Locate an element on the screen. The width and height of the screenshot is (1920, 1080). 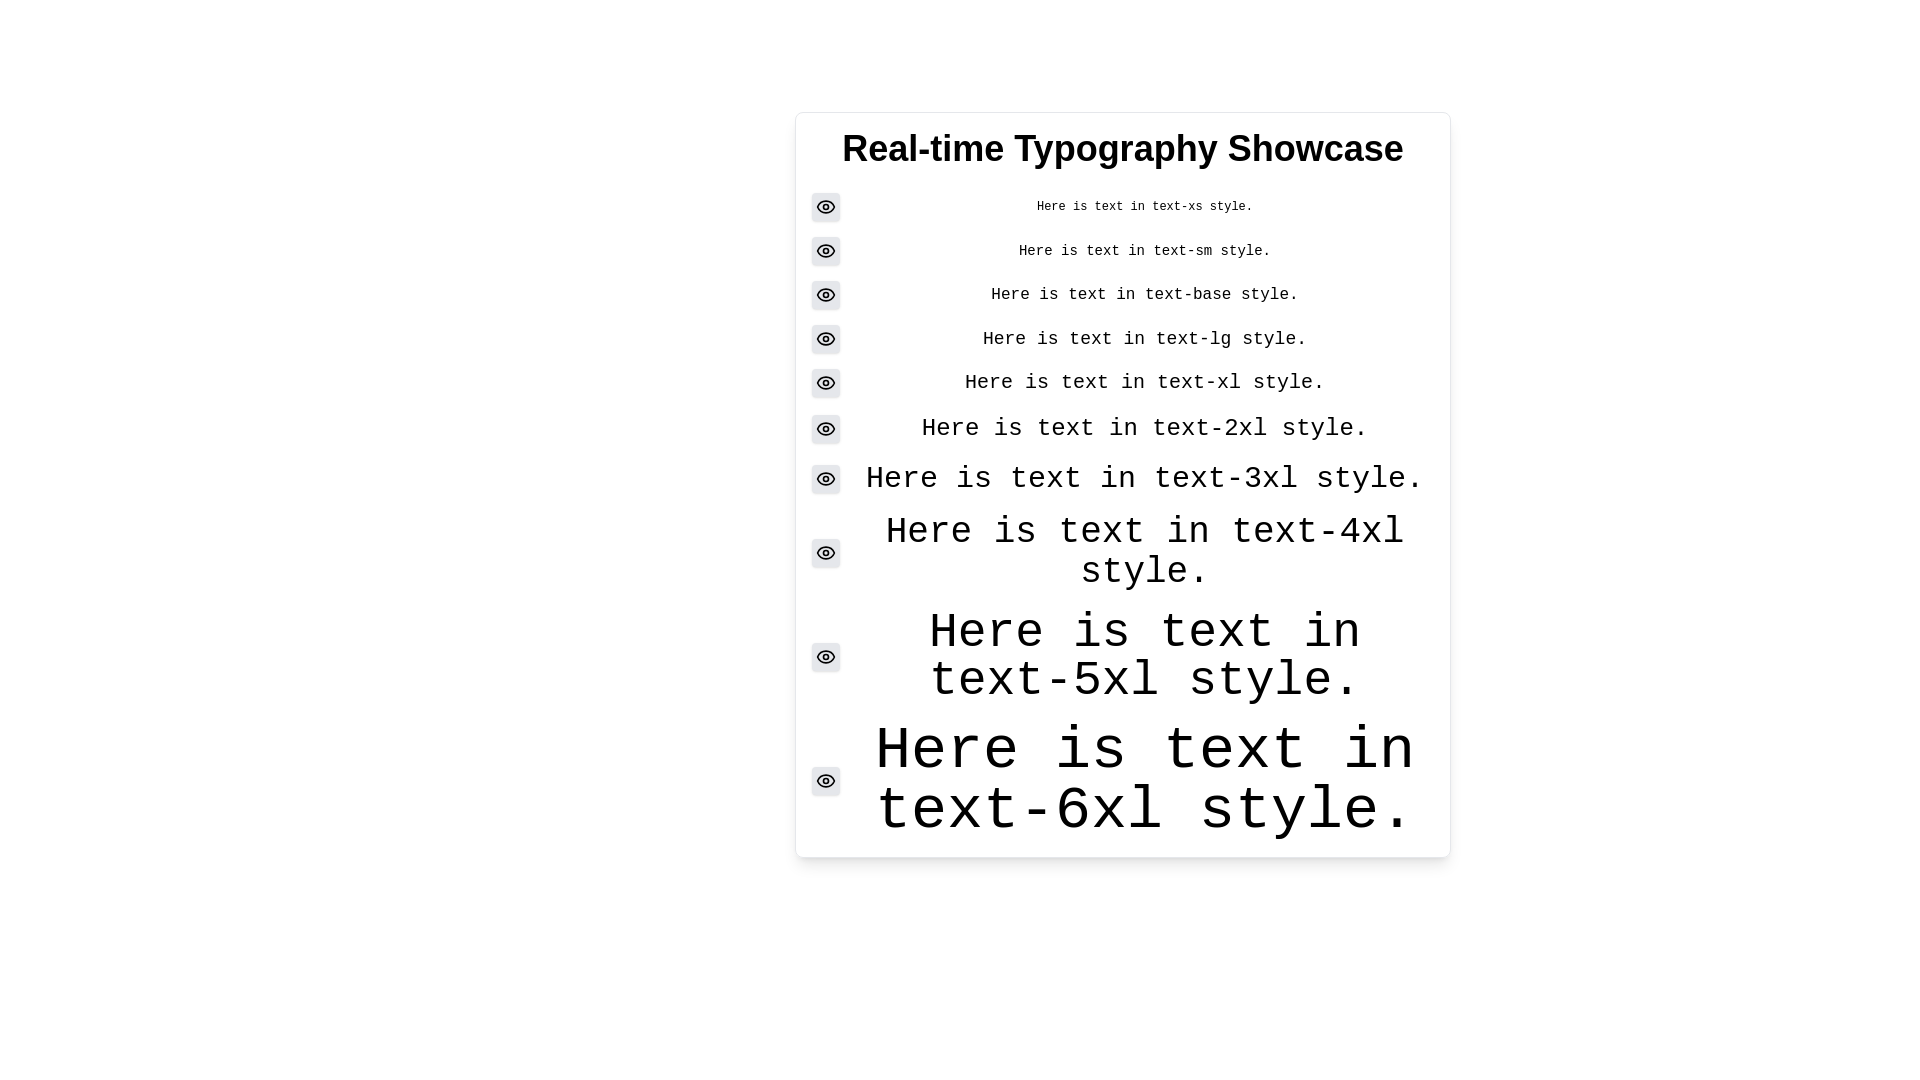
the eye icon button, which has a circular light gray background and is positioned to the left of the text 'Here is text in text-xl style.' is located at coordinates (825, 382).